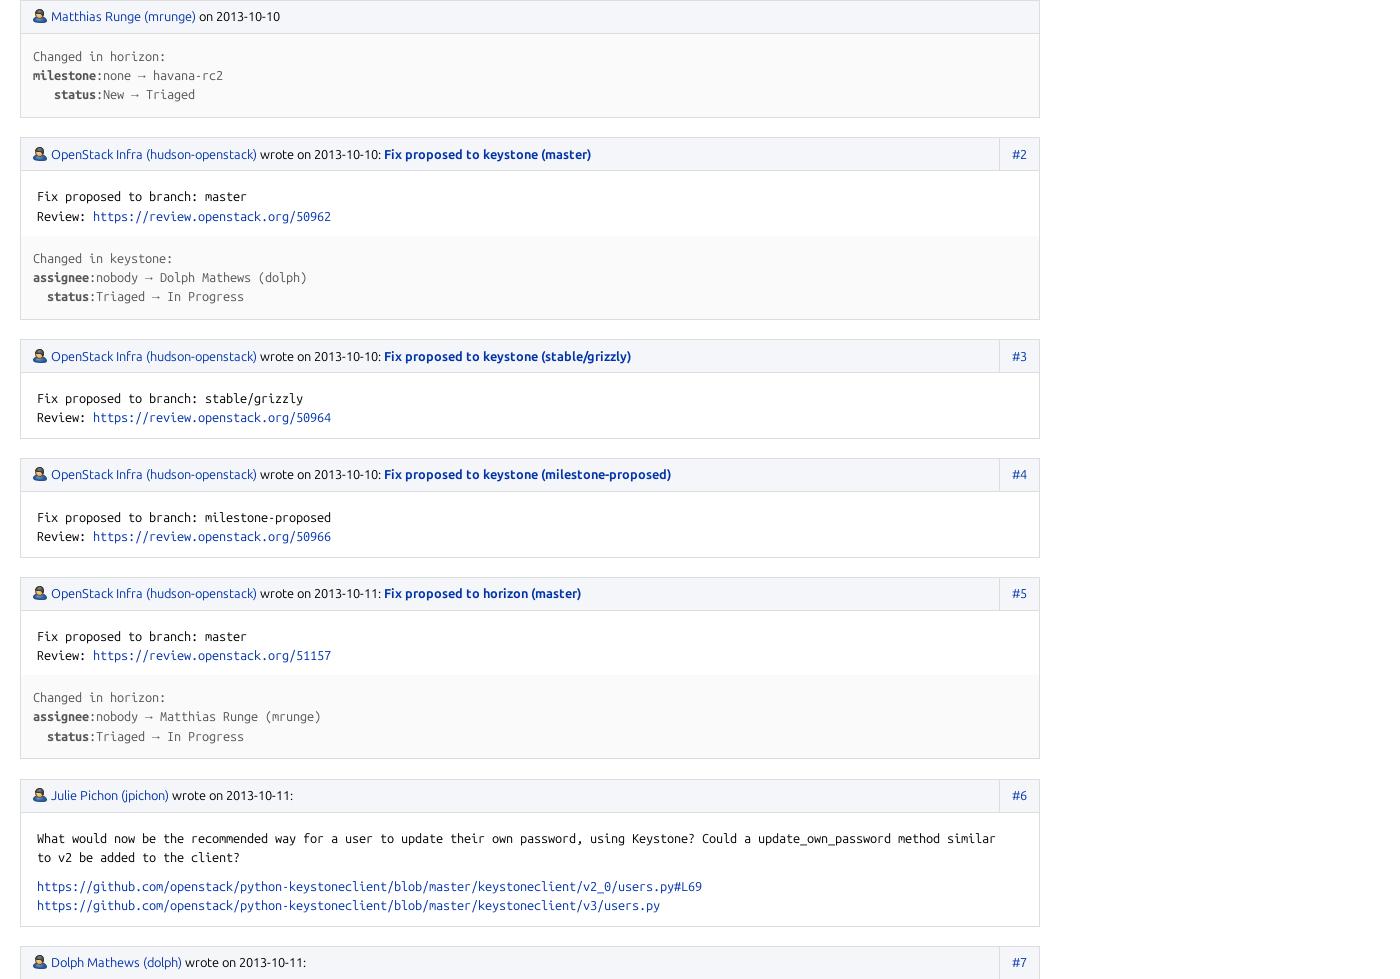  Describe the element at coordinates (1019, 354) in the screenshot. I see `'#3'` at that location.